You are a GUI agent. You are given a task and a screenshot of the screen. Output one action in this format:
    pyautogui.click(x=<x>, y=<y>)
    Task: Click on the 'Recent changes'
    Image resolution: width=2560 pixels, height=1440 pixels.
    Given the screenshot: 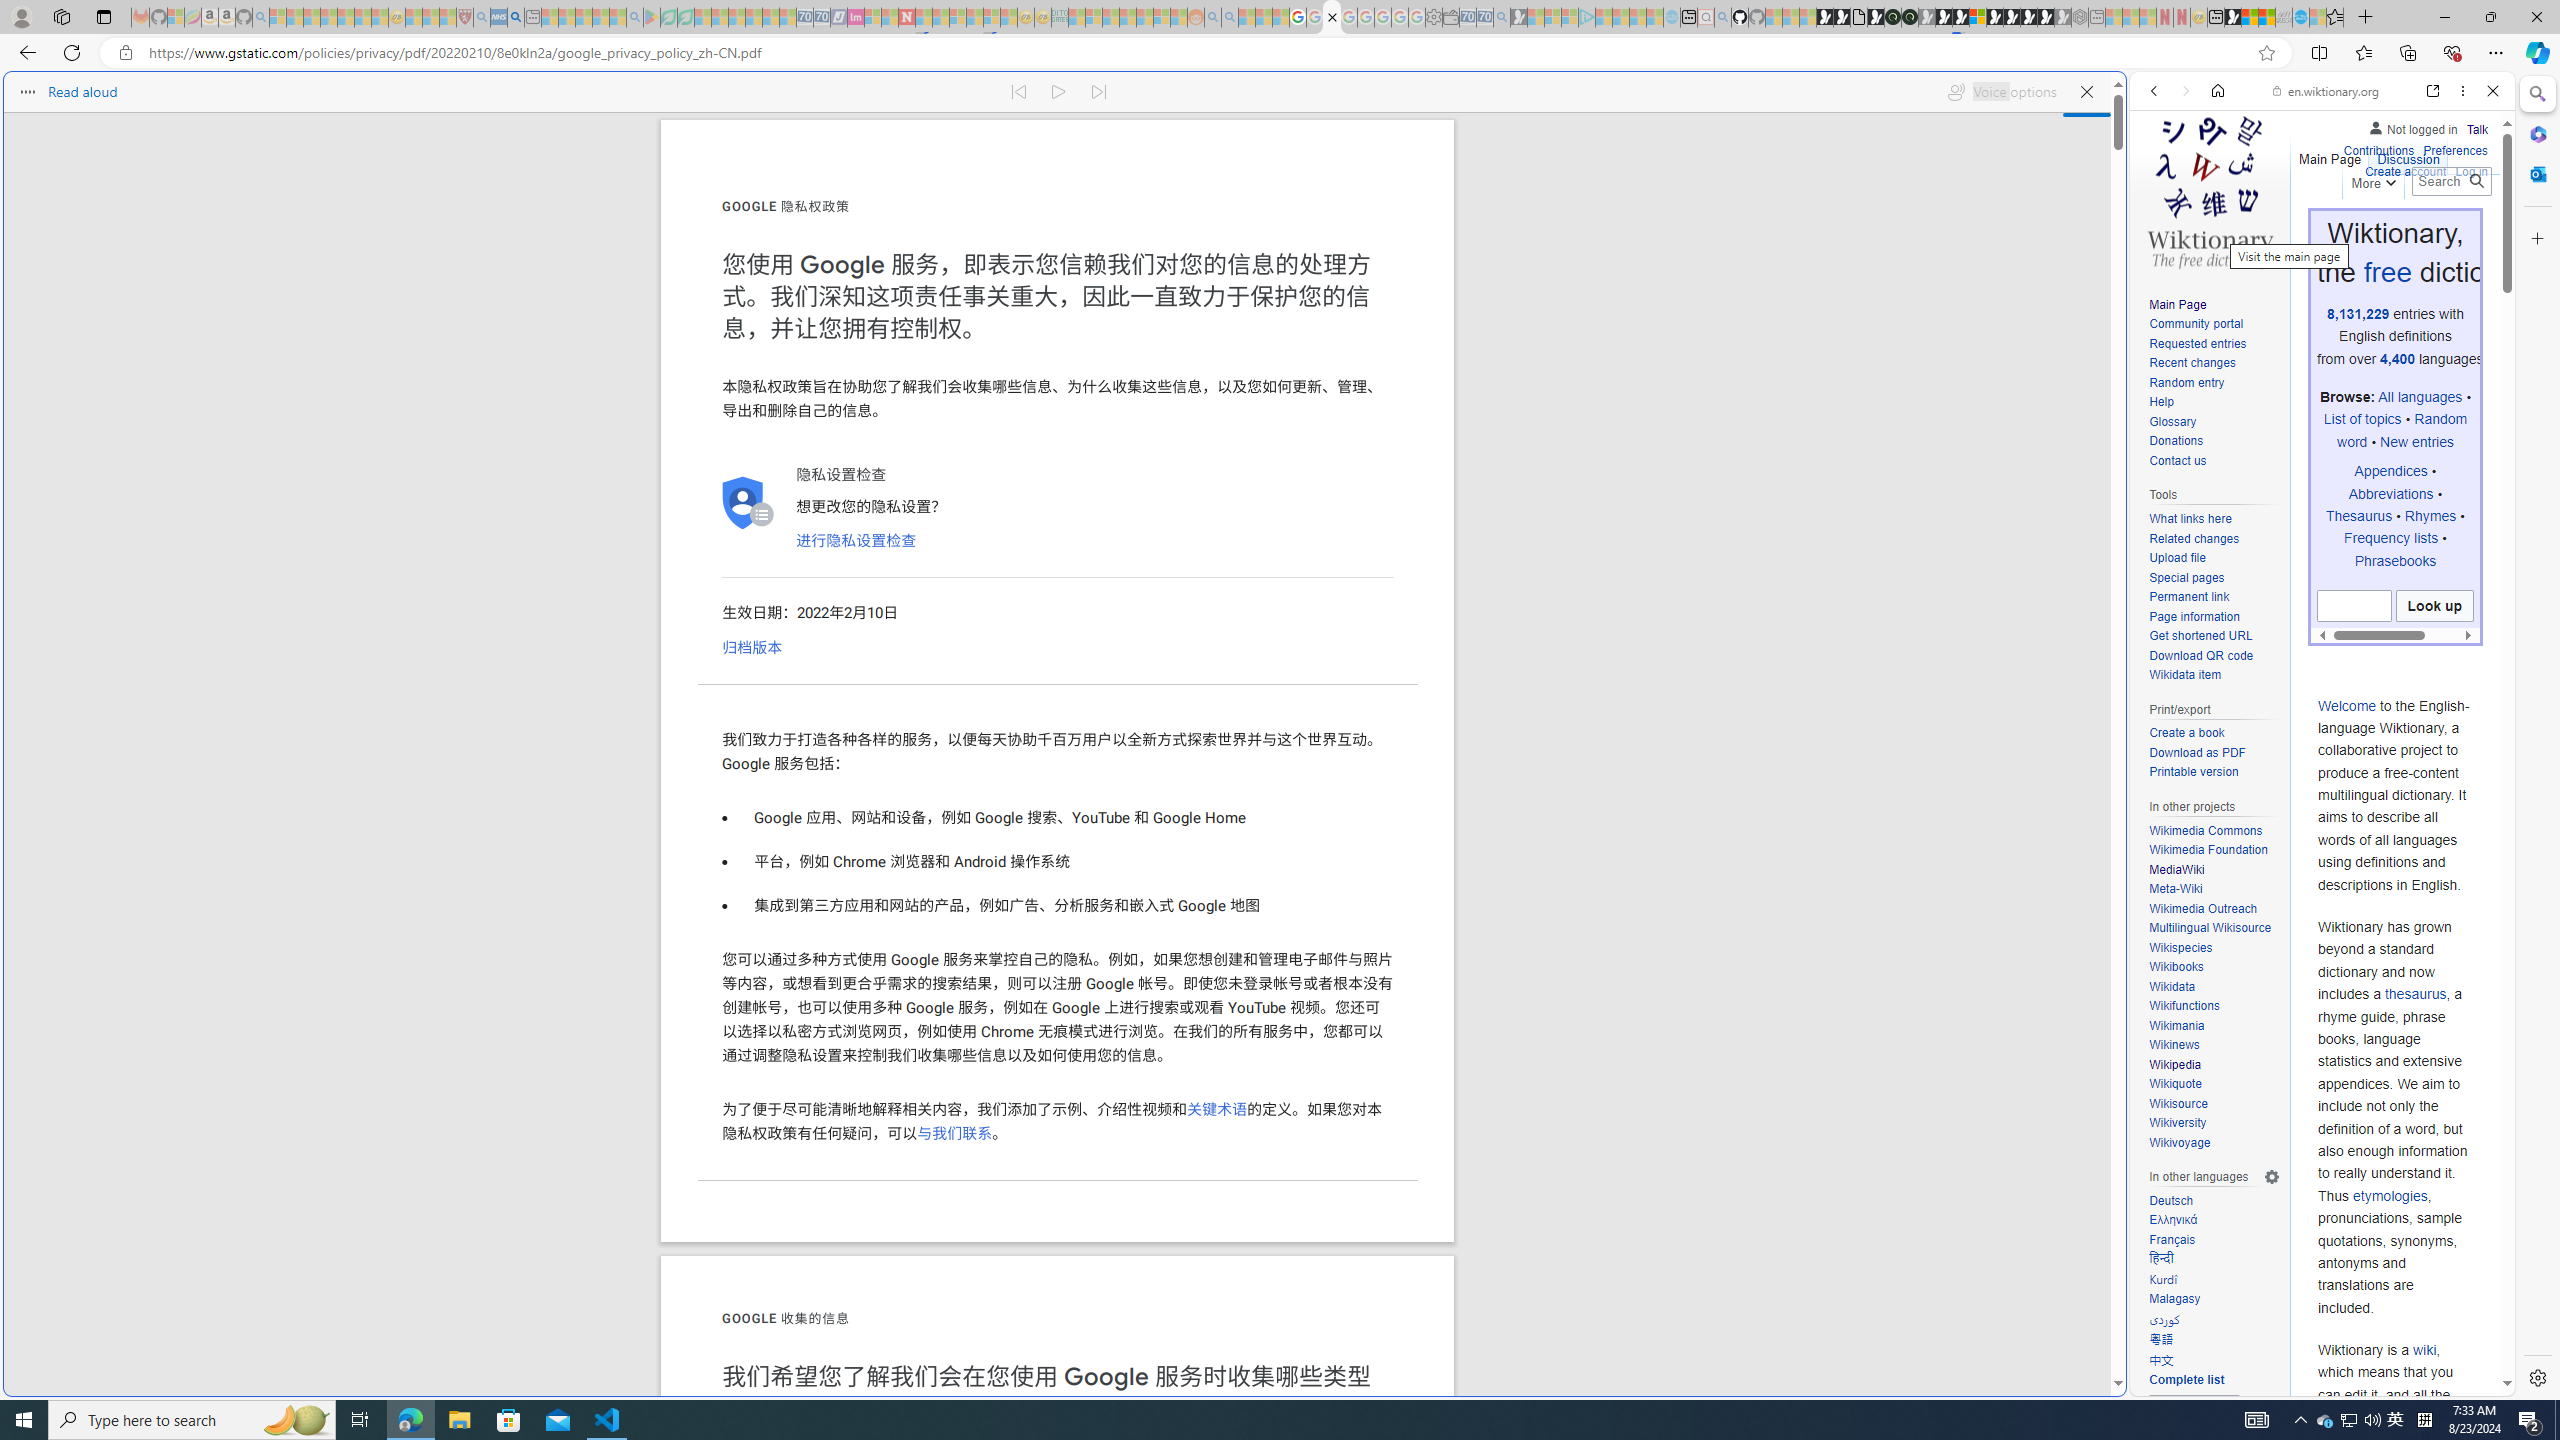 What is the action you would take?
    pyautogui.click(x=2190, y=363)
    